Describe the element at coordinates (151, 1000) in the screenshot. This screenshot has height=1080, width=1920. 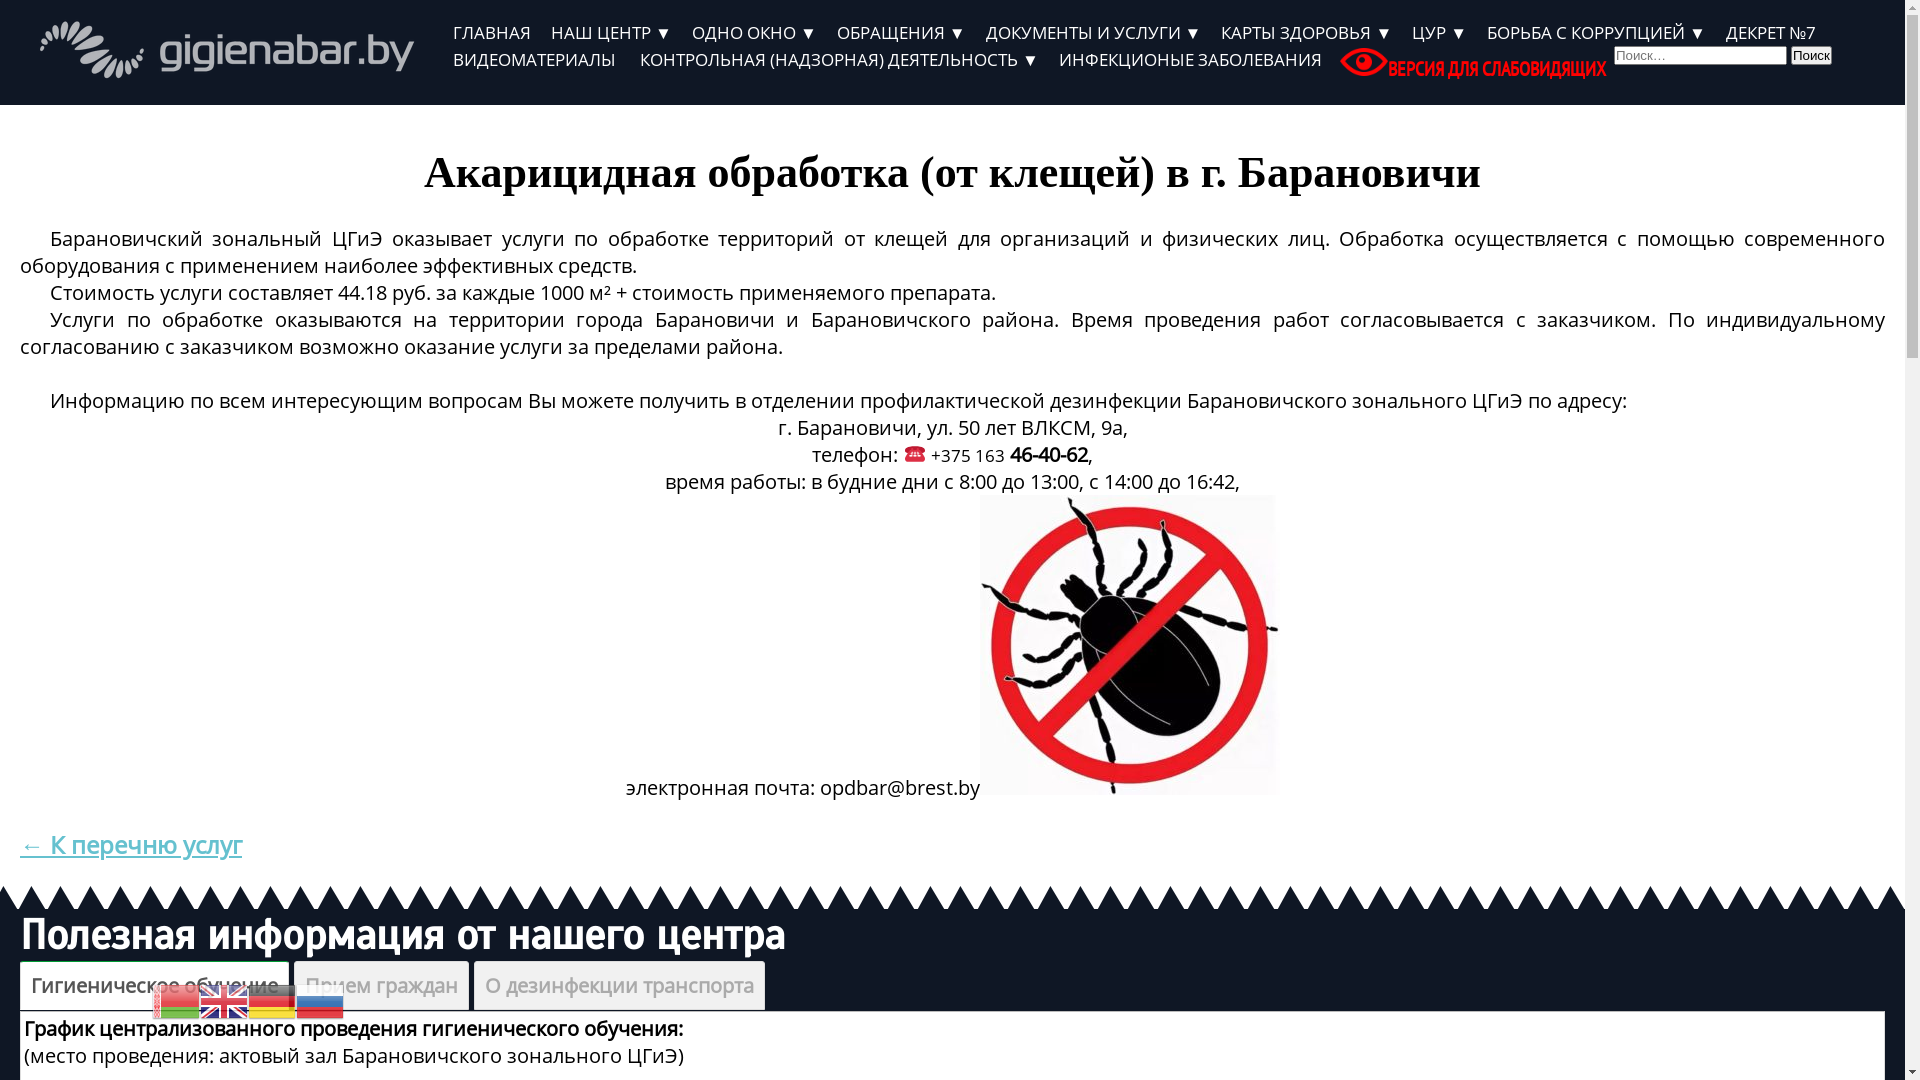
I see `'Belarusian'` at that location.